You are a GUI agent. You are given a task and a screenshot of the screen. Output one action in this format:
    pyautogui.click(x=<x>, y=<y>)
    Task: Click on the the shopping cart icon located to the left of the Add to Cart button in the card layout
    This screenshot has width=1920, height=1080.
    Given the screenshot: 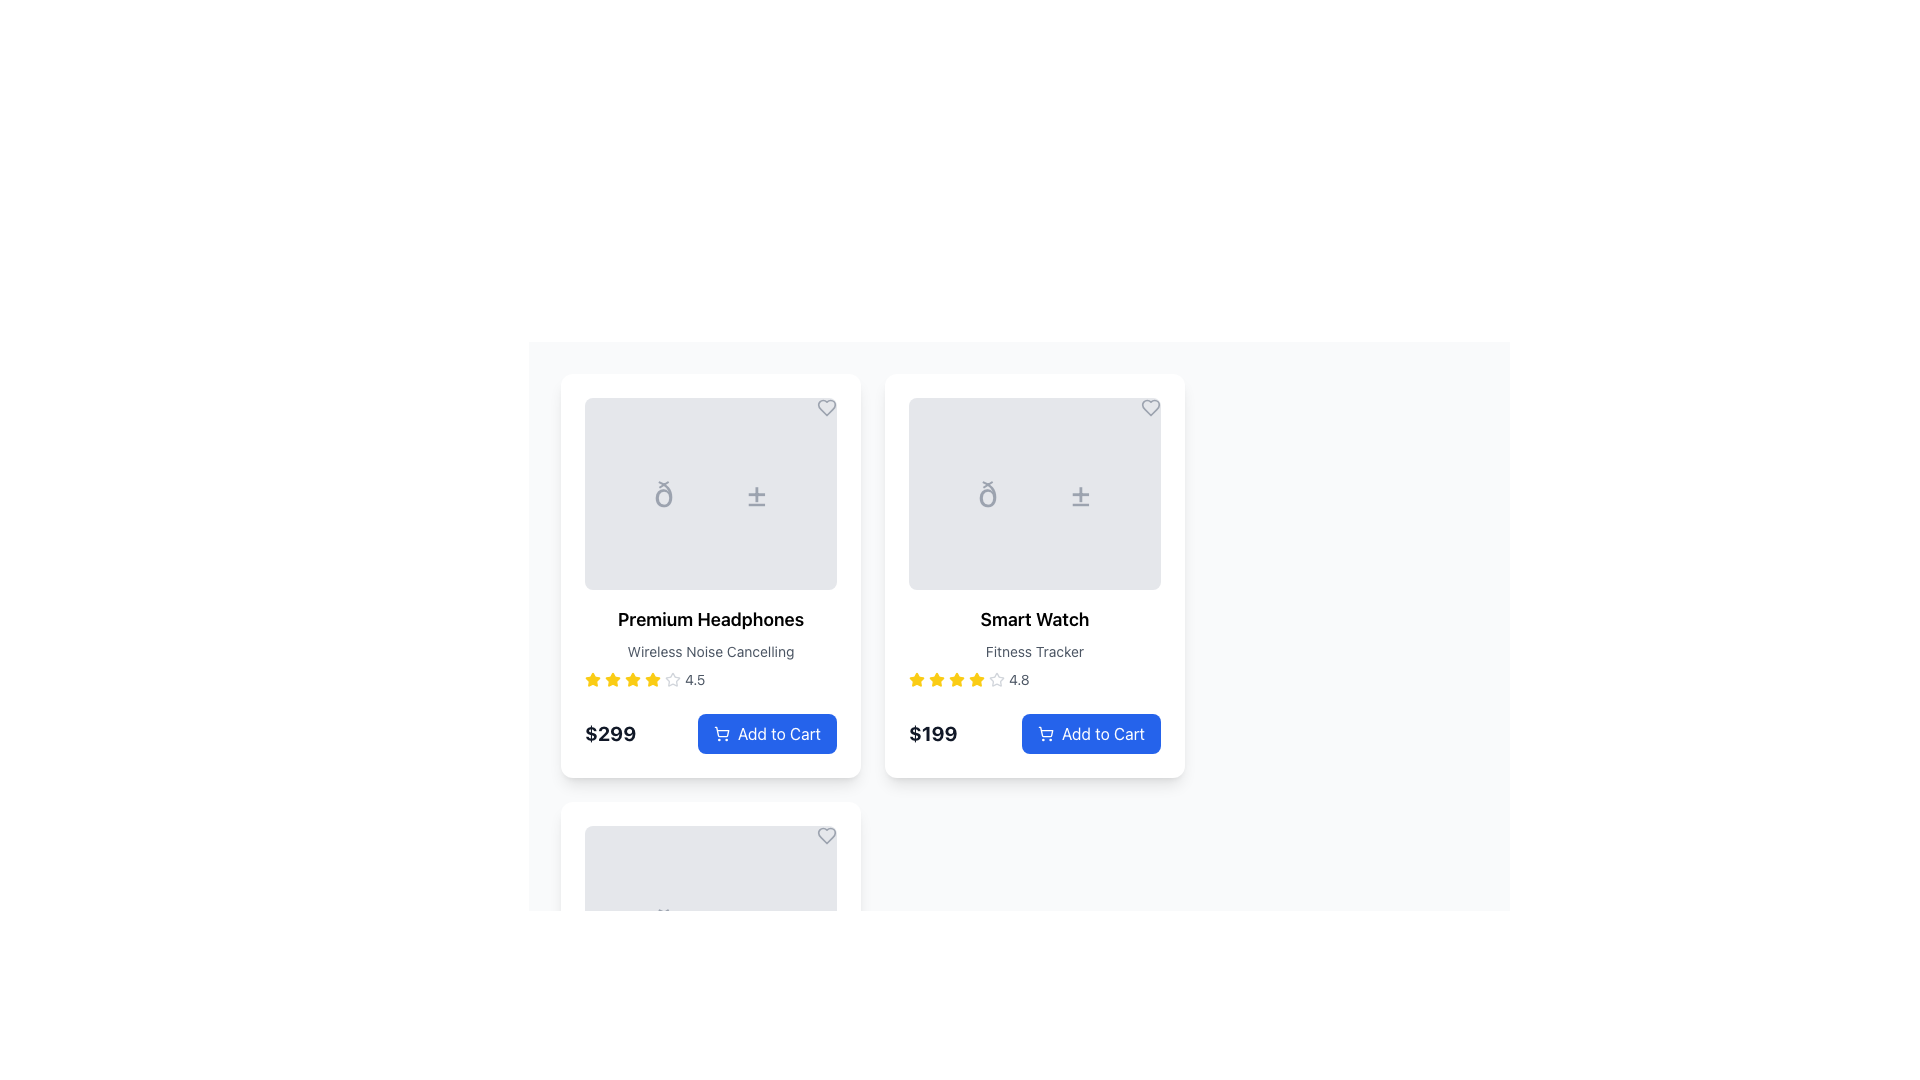 What is the action you would take?
    pyautogui.click(x=720, y=733)
    